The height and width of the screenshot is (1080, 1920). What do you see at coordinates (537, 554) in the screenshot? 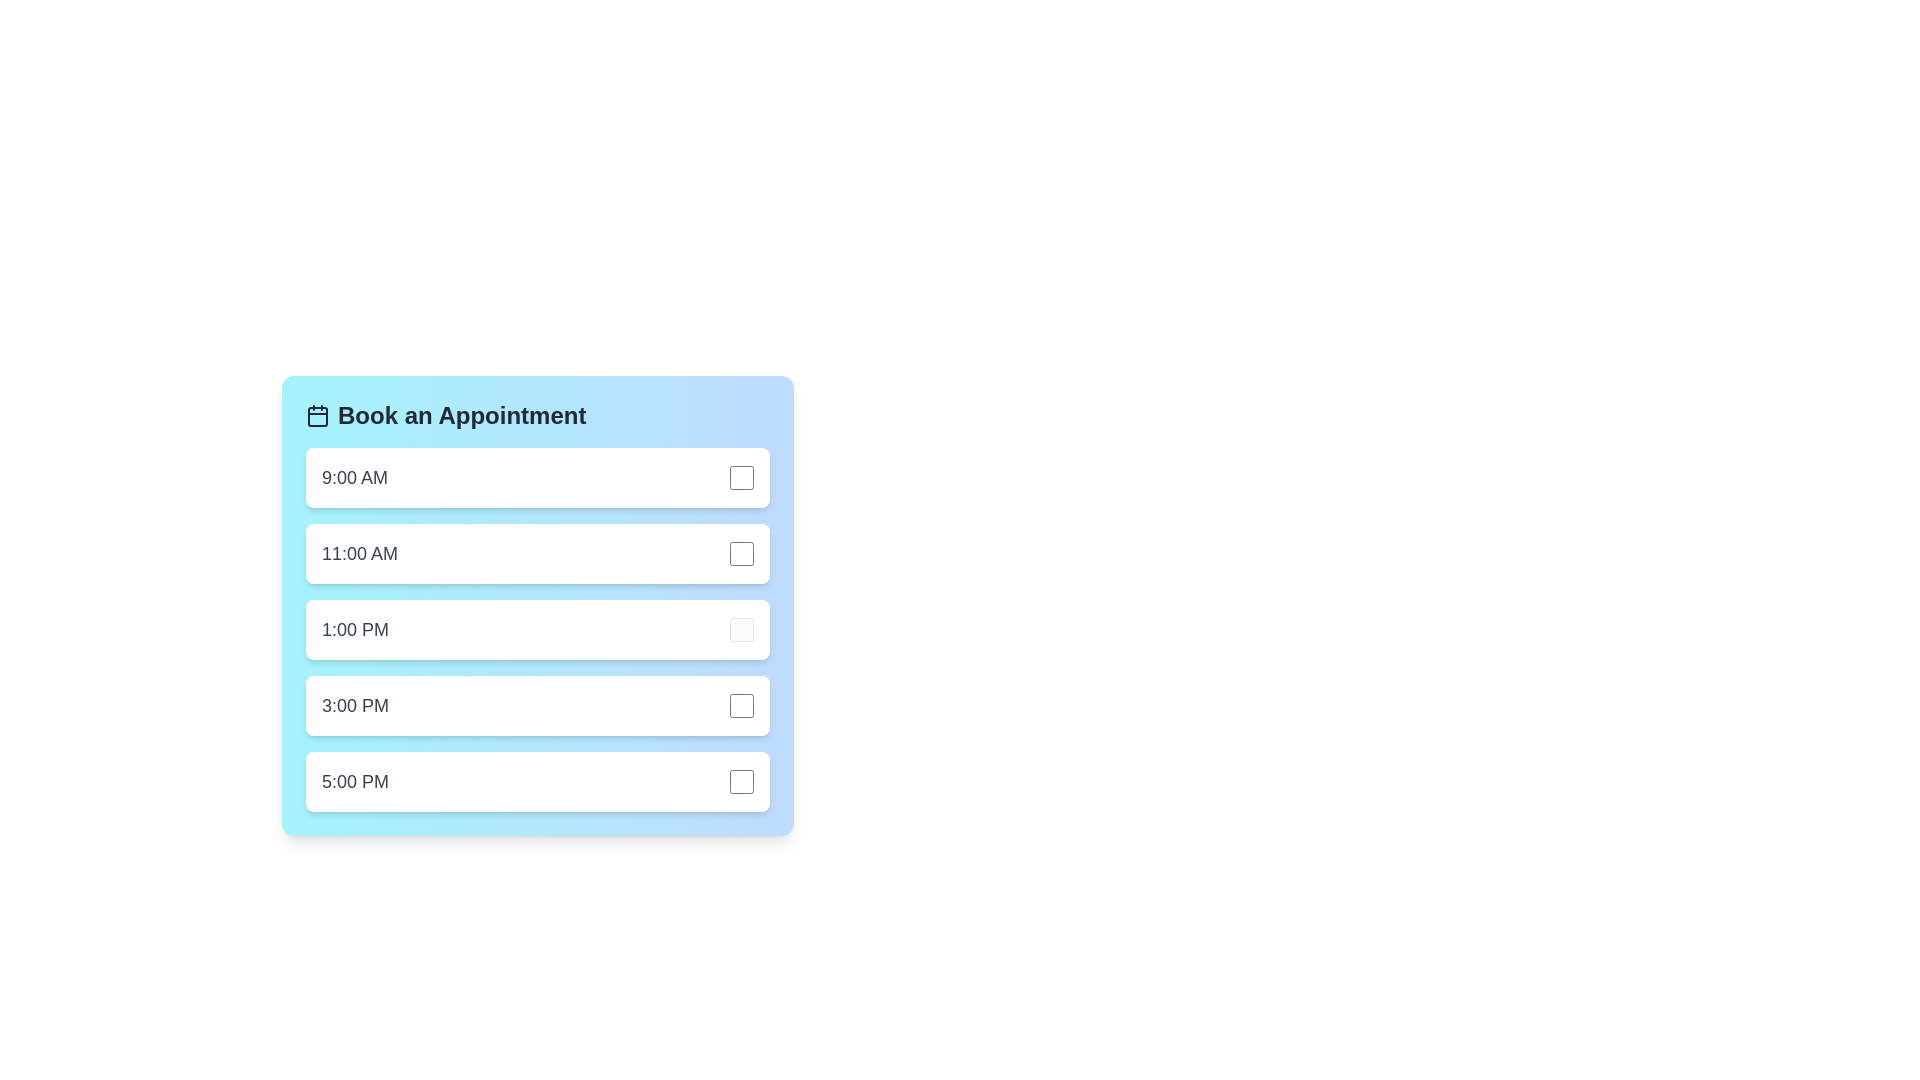
I see `the time slot for 11:00 AM` at bounding box center [537, 554].